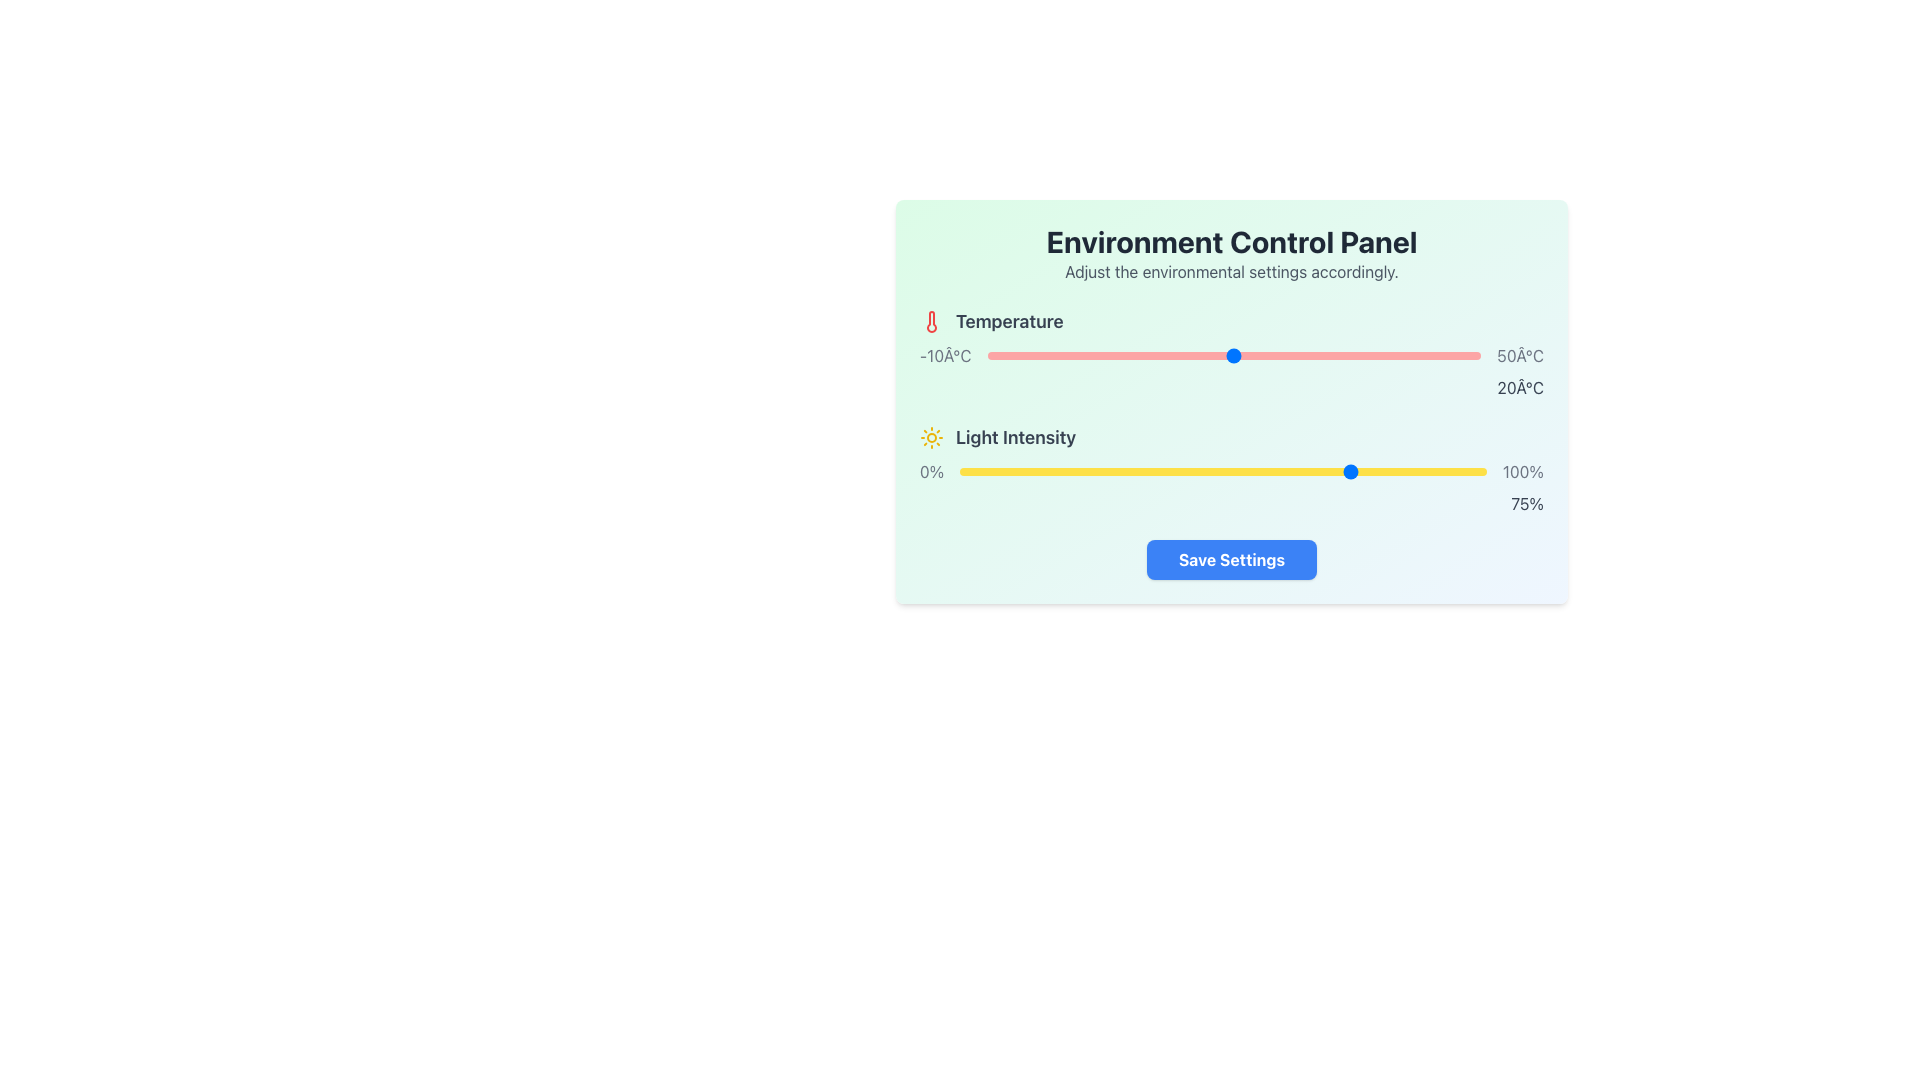 The width and height of the screenshot is (1920, 1080). Describe the element at coordinates (1333, 354) in the screenshot. I see `temperature` at that location.